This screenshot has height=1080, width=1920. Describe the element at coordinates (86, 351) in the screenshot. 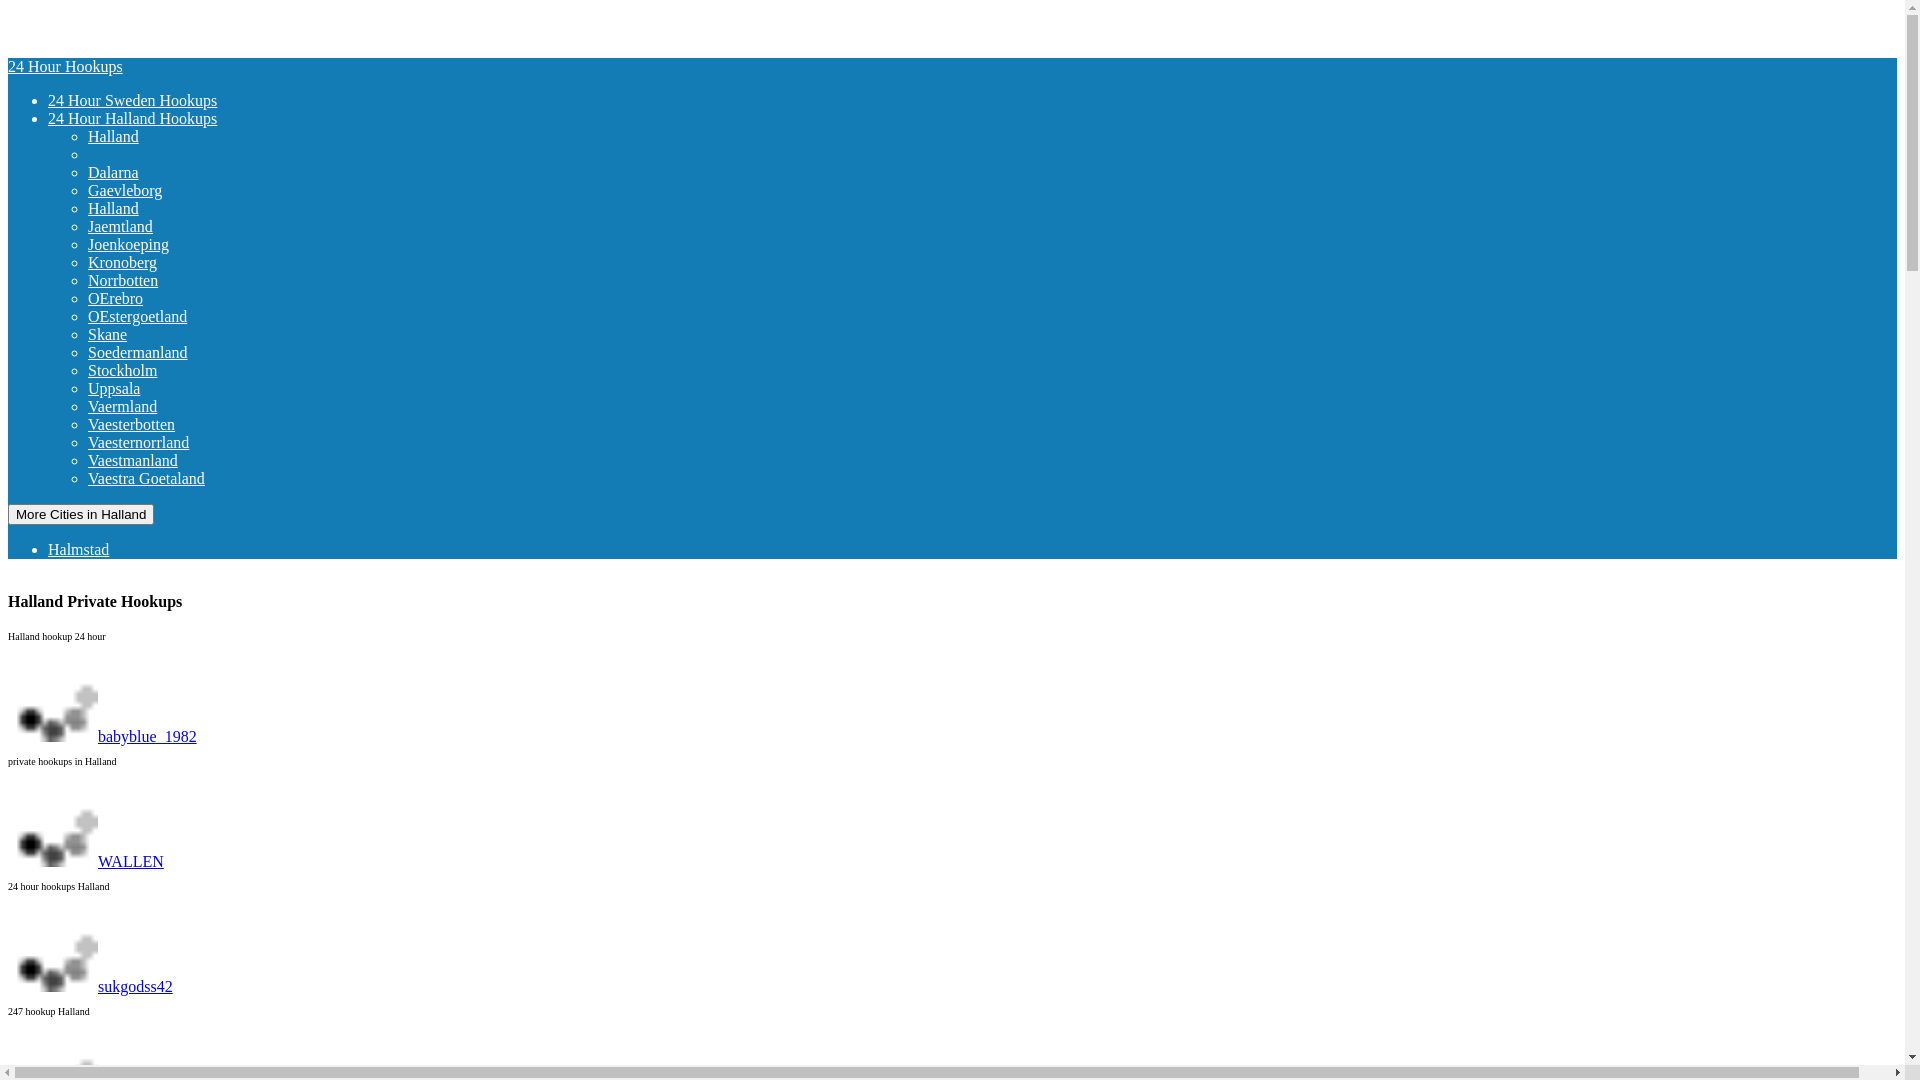

I see `'Soedermanland'` at that location.